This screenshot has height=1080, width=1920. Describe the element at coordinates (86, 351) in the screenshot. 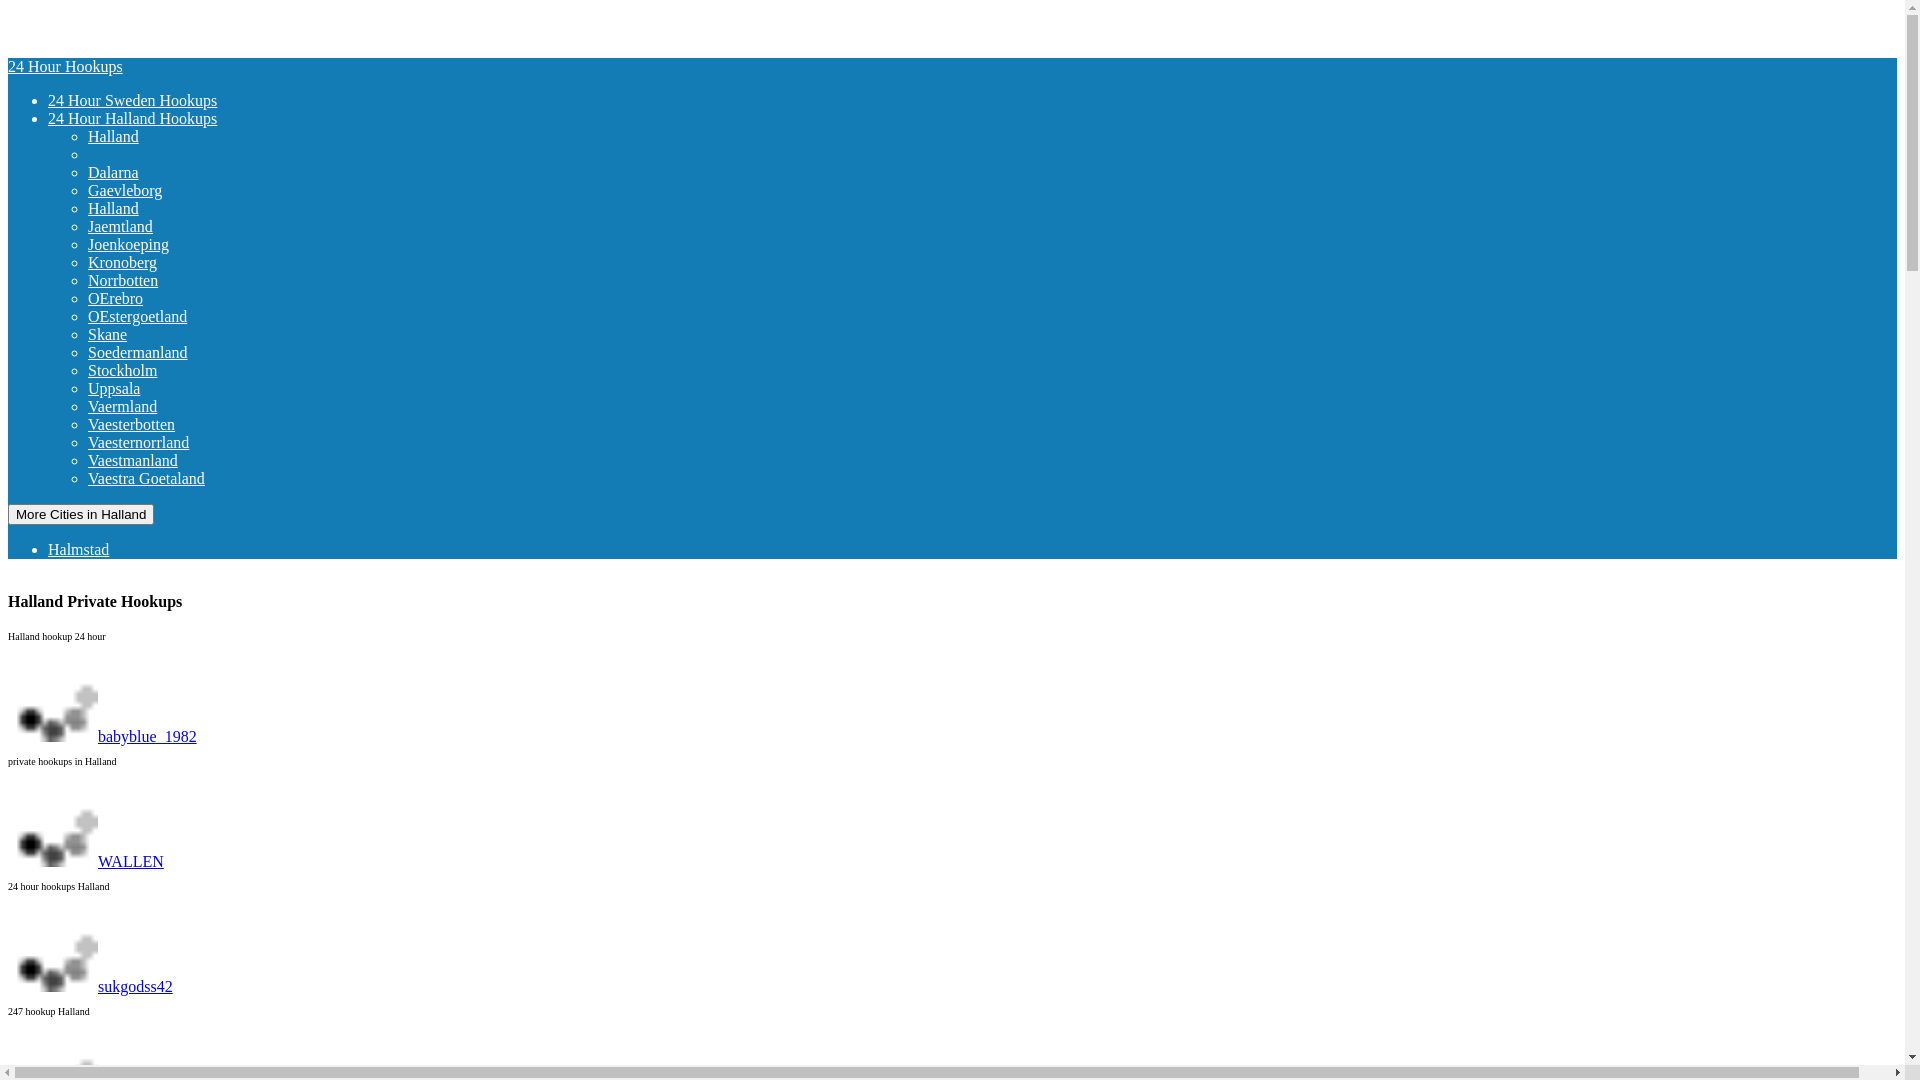

I see `'Soedermanland'` at that location.